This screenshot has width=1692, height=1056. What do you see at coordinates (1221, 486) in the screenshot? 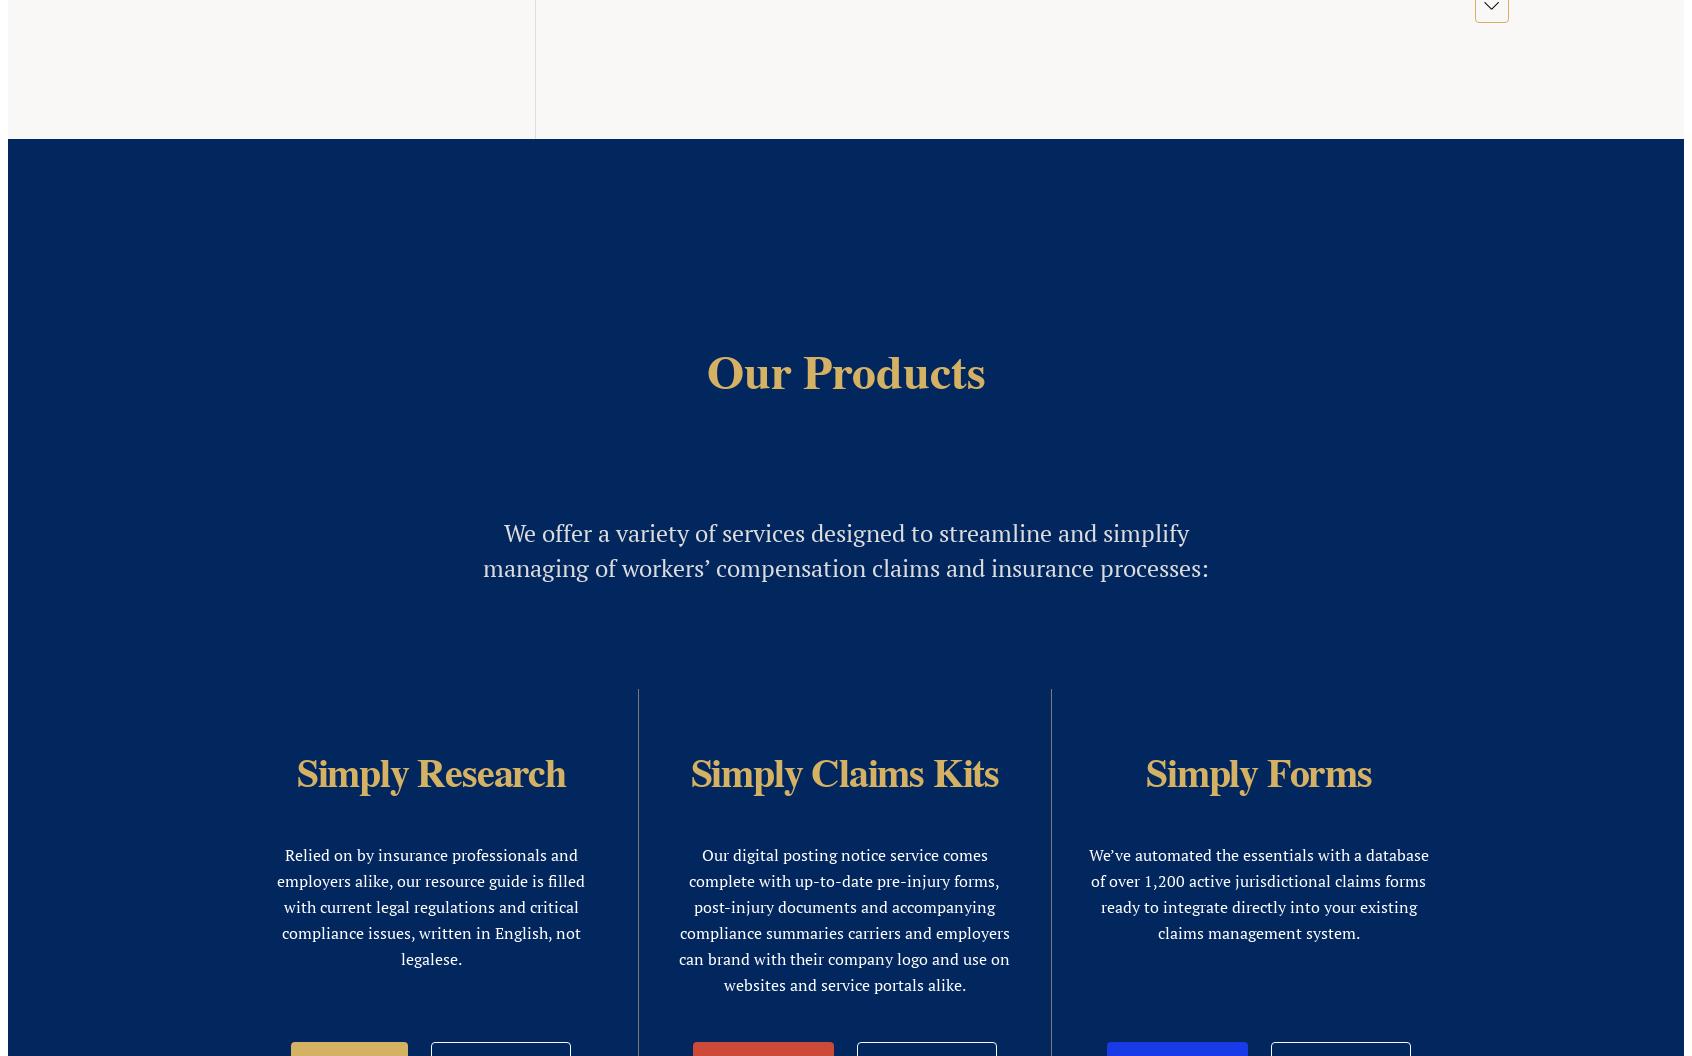
I see `'About Us'` at bounding box center [1221, 486].